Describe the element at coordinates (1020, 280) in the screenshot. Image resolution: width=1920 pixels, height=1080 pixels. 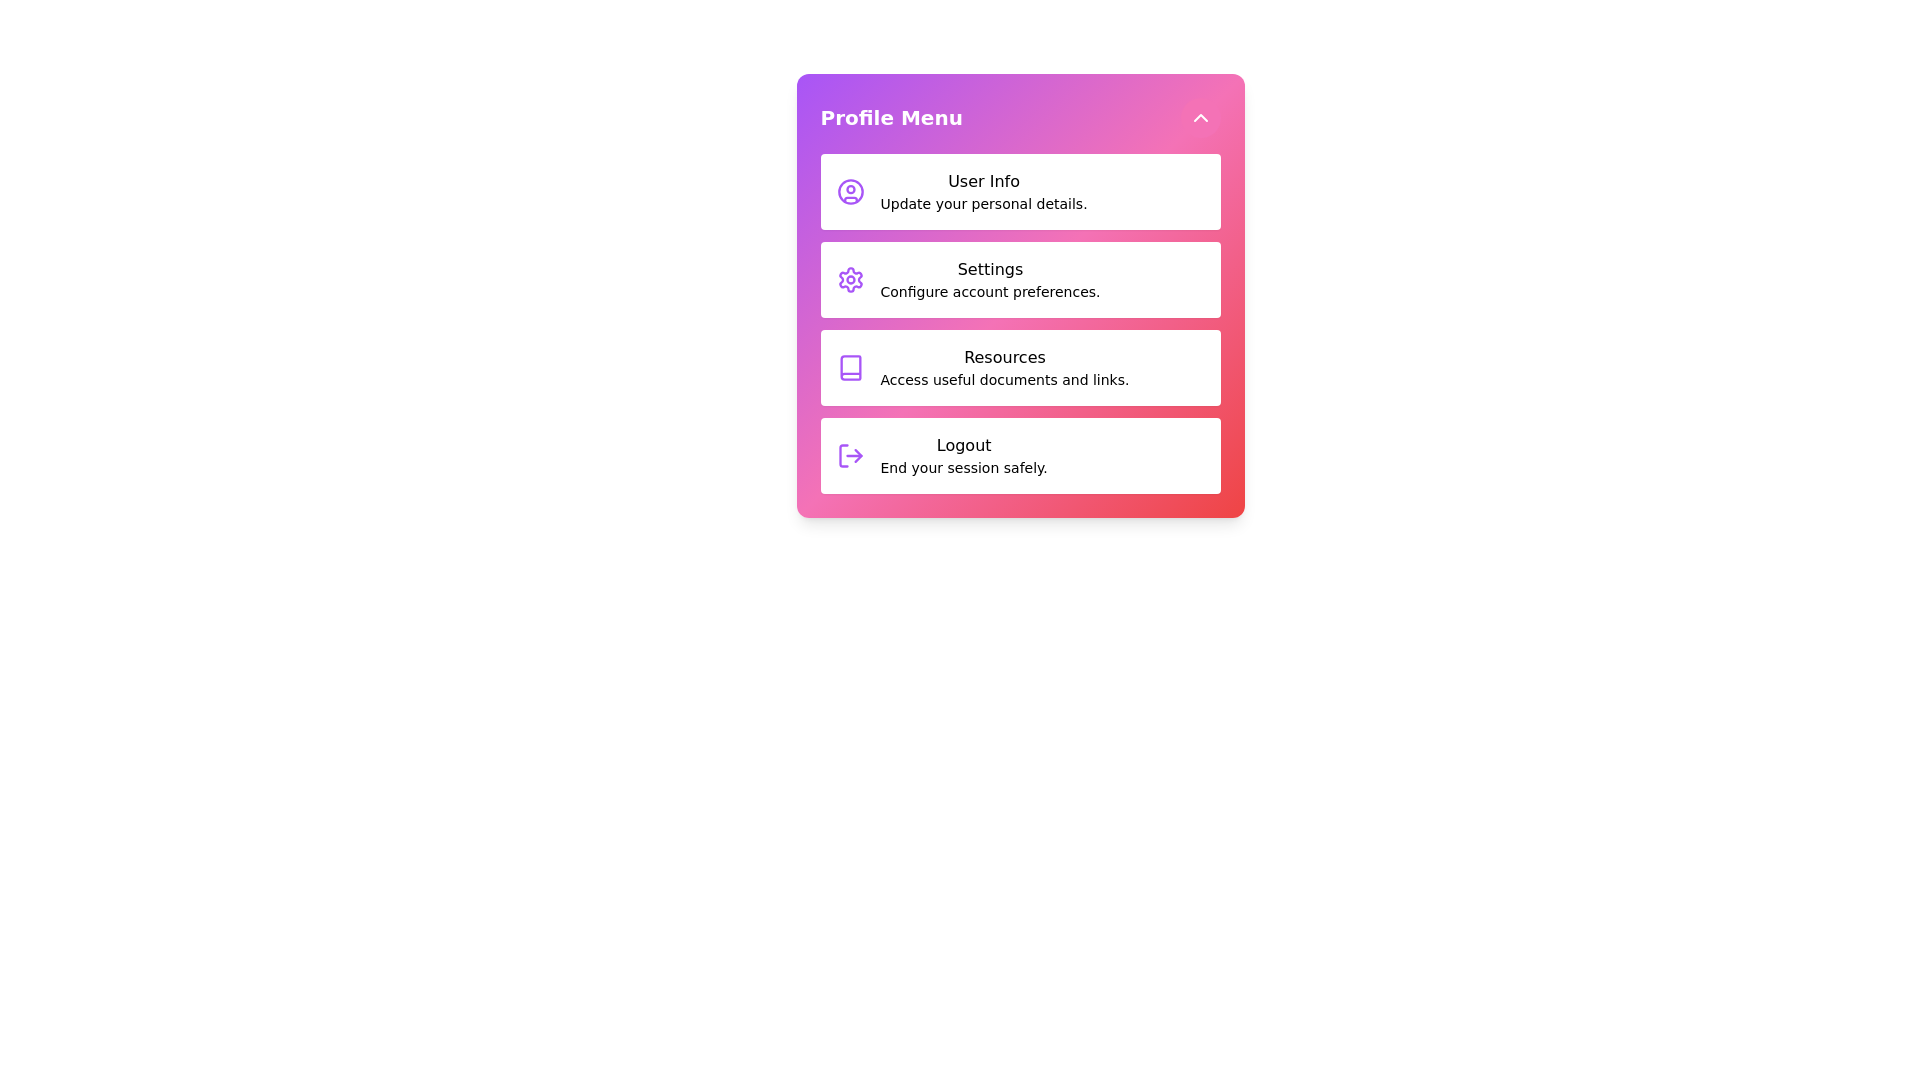
I see `the menu item labeled 'Settings' to observe hover effects` at that location.